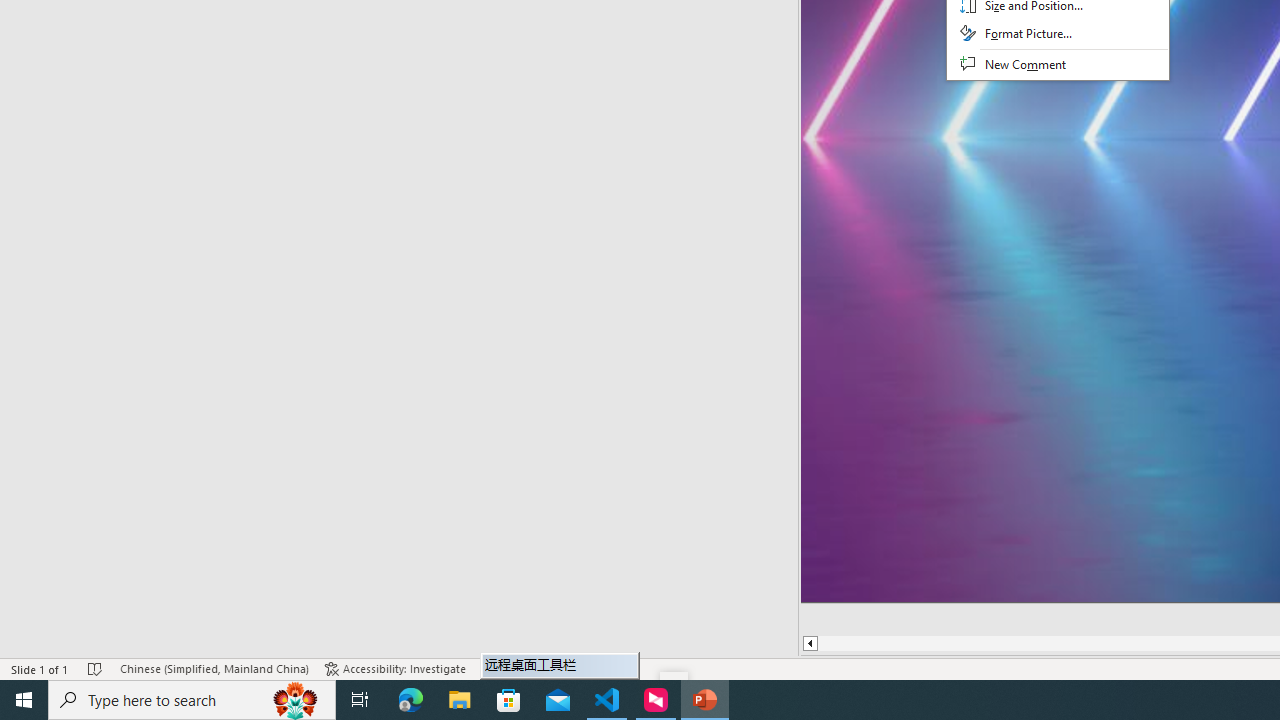  Describe the element at coordinates (1056, 64) in the screenshot. I see `'New Comment'` at that location.